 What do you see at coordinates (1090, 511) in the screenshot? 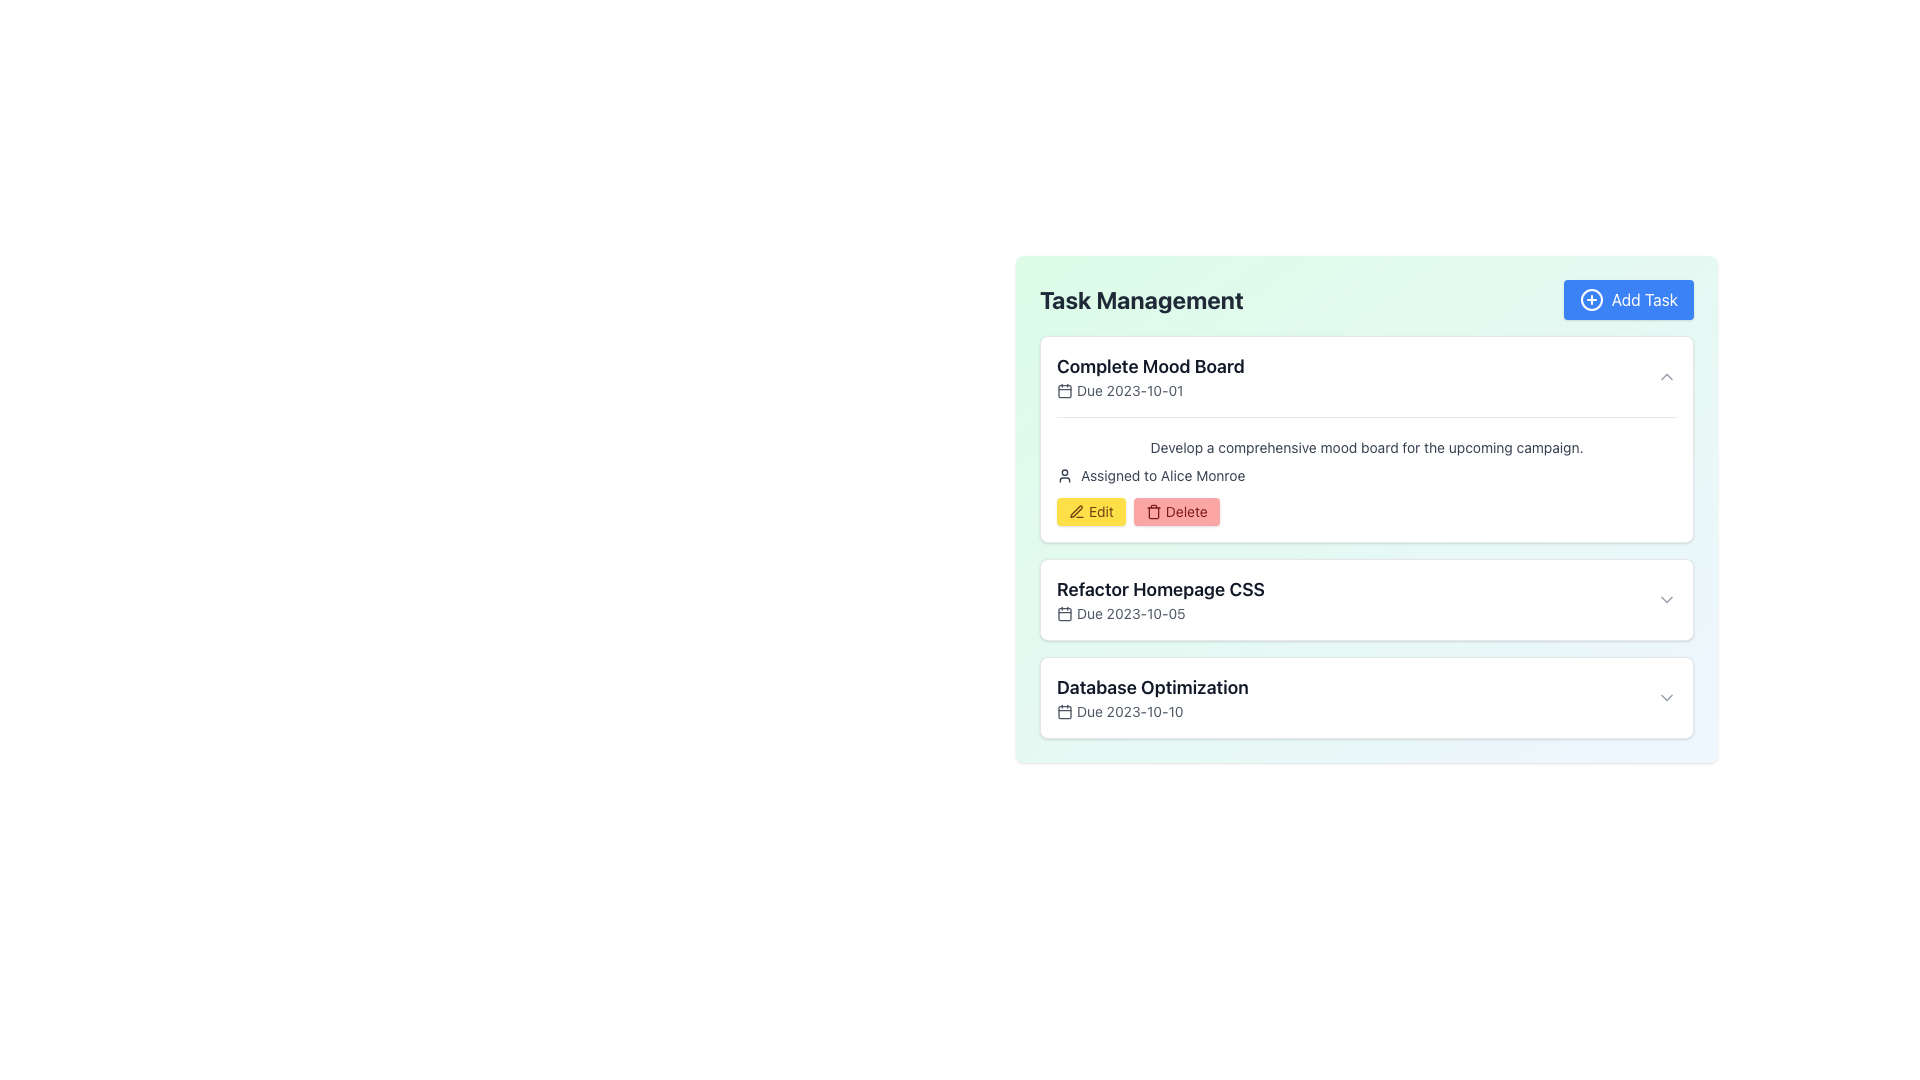
I see `the edit button located in the task card labeled 'Complete Mood Board'` at bounding box center [1090, 511].